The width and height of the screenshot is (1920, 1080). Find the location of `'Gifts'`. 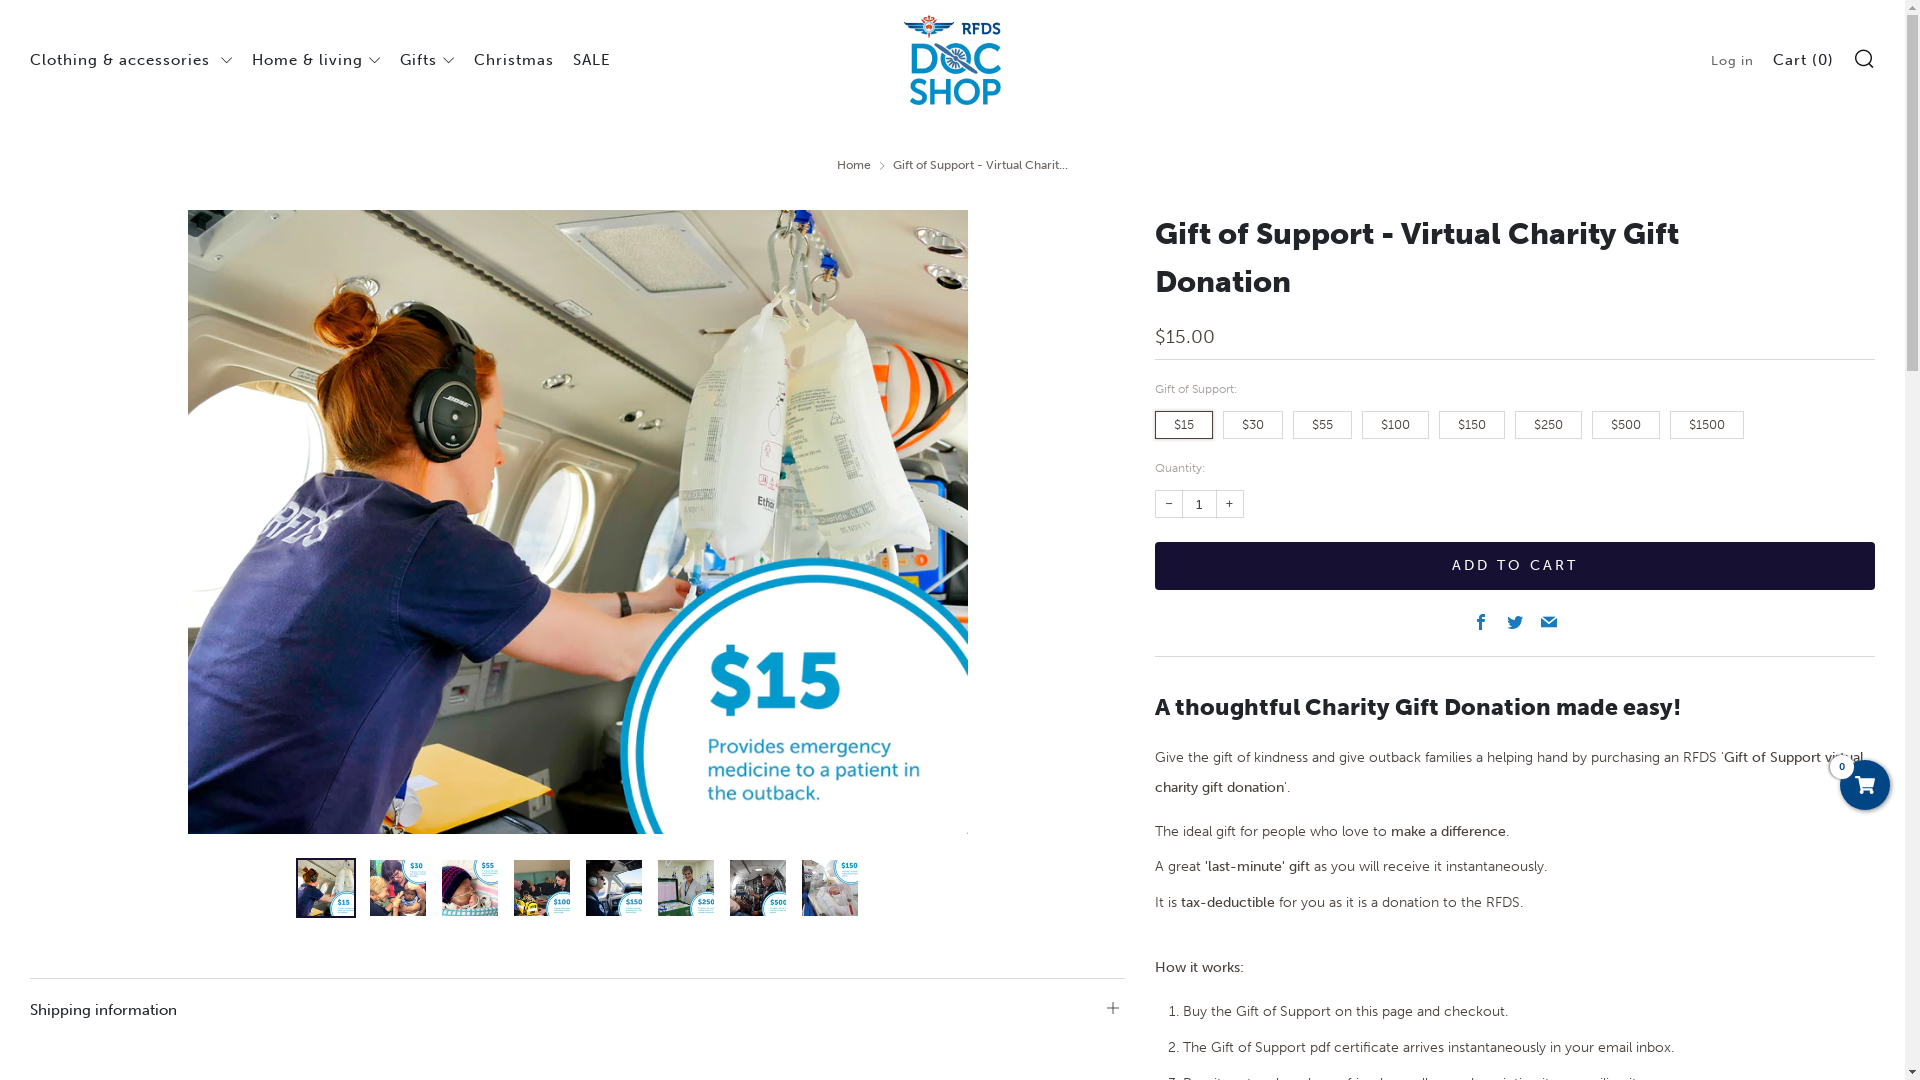

'Gifts' is located at coordinates (426, 59).